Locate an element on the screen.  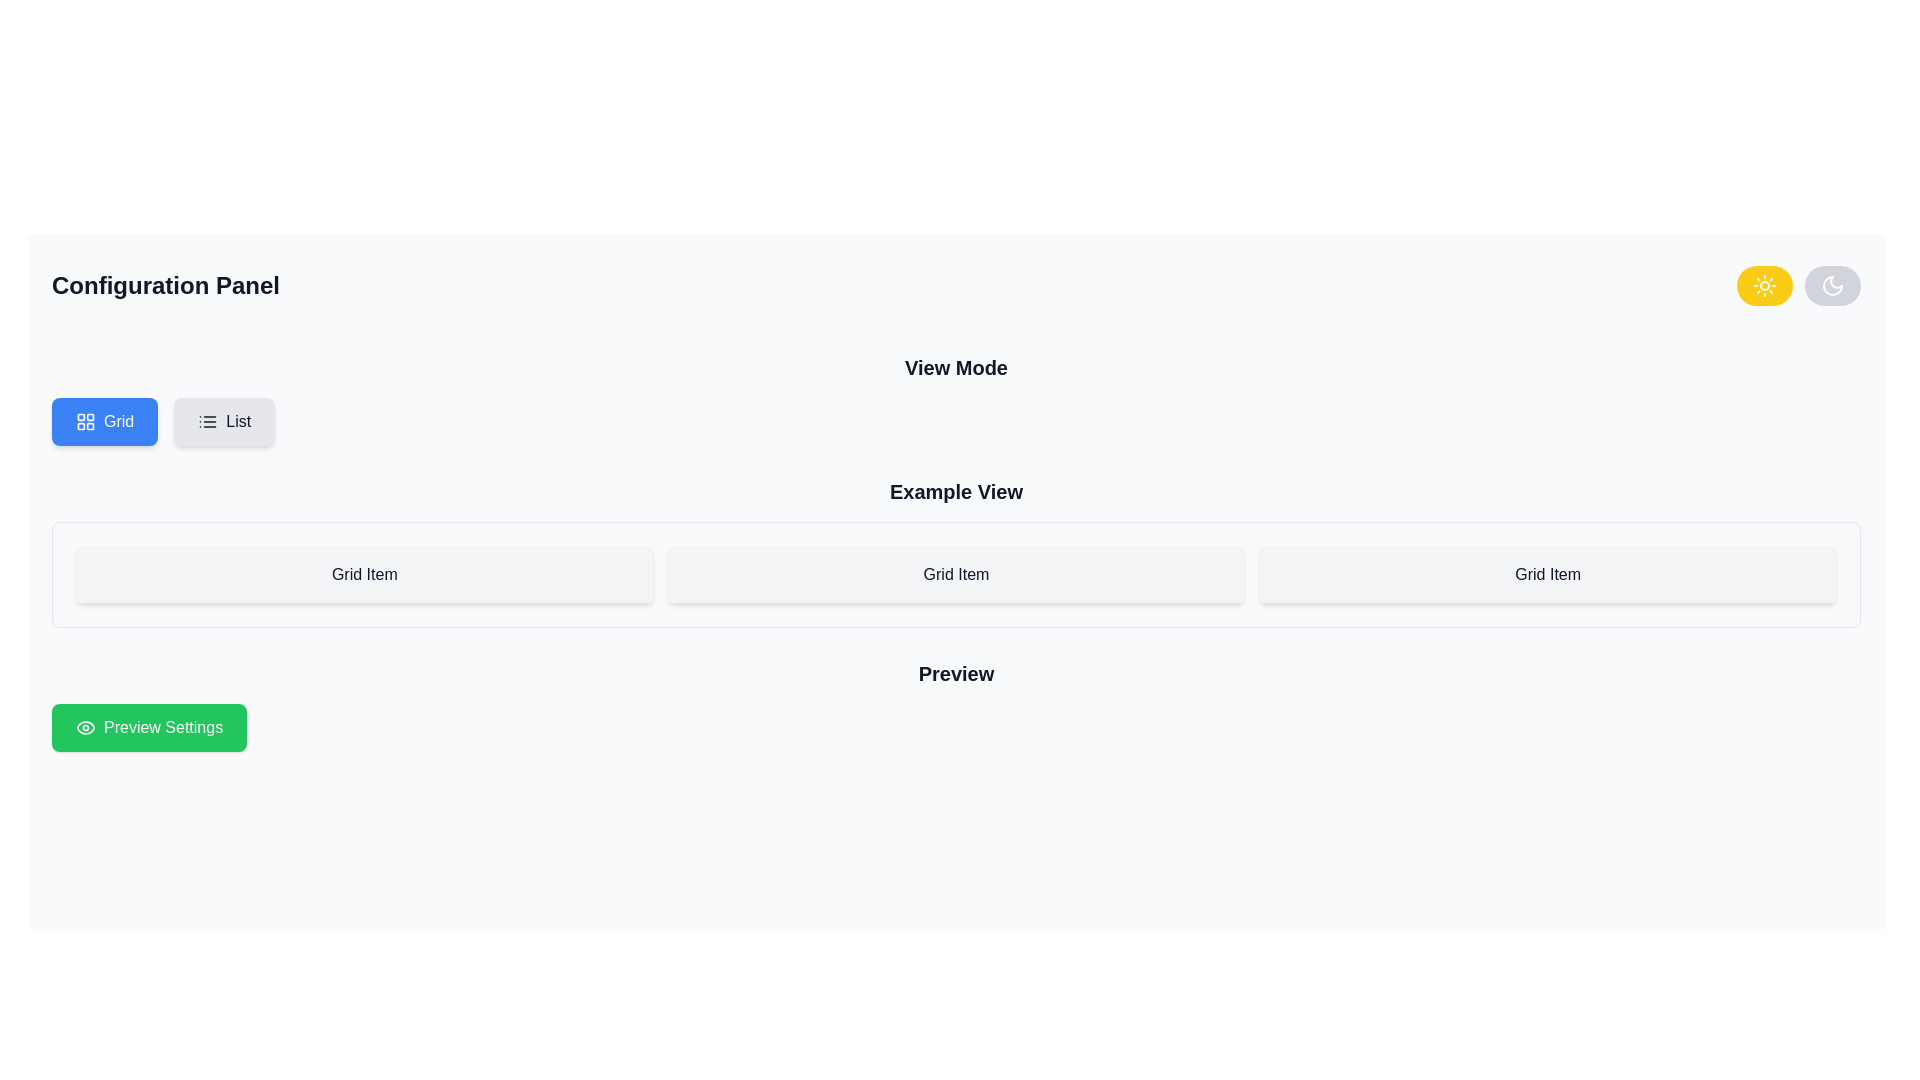
the white moon icon with a crescent detail located in the top-right area of the UI is located at coordinates (1833, 285).